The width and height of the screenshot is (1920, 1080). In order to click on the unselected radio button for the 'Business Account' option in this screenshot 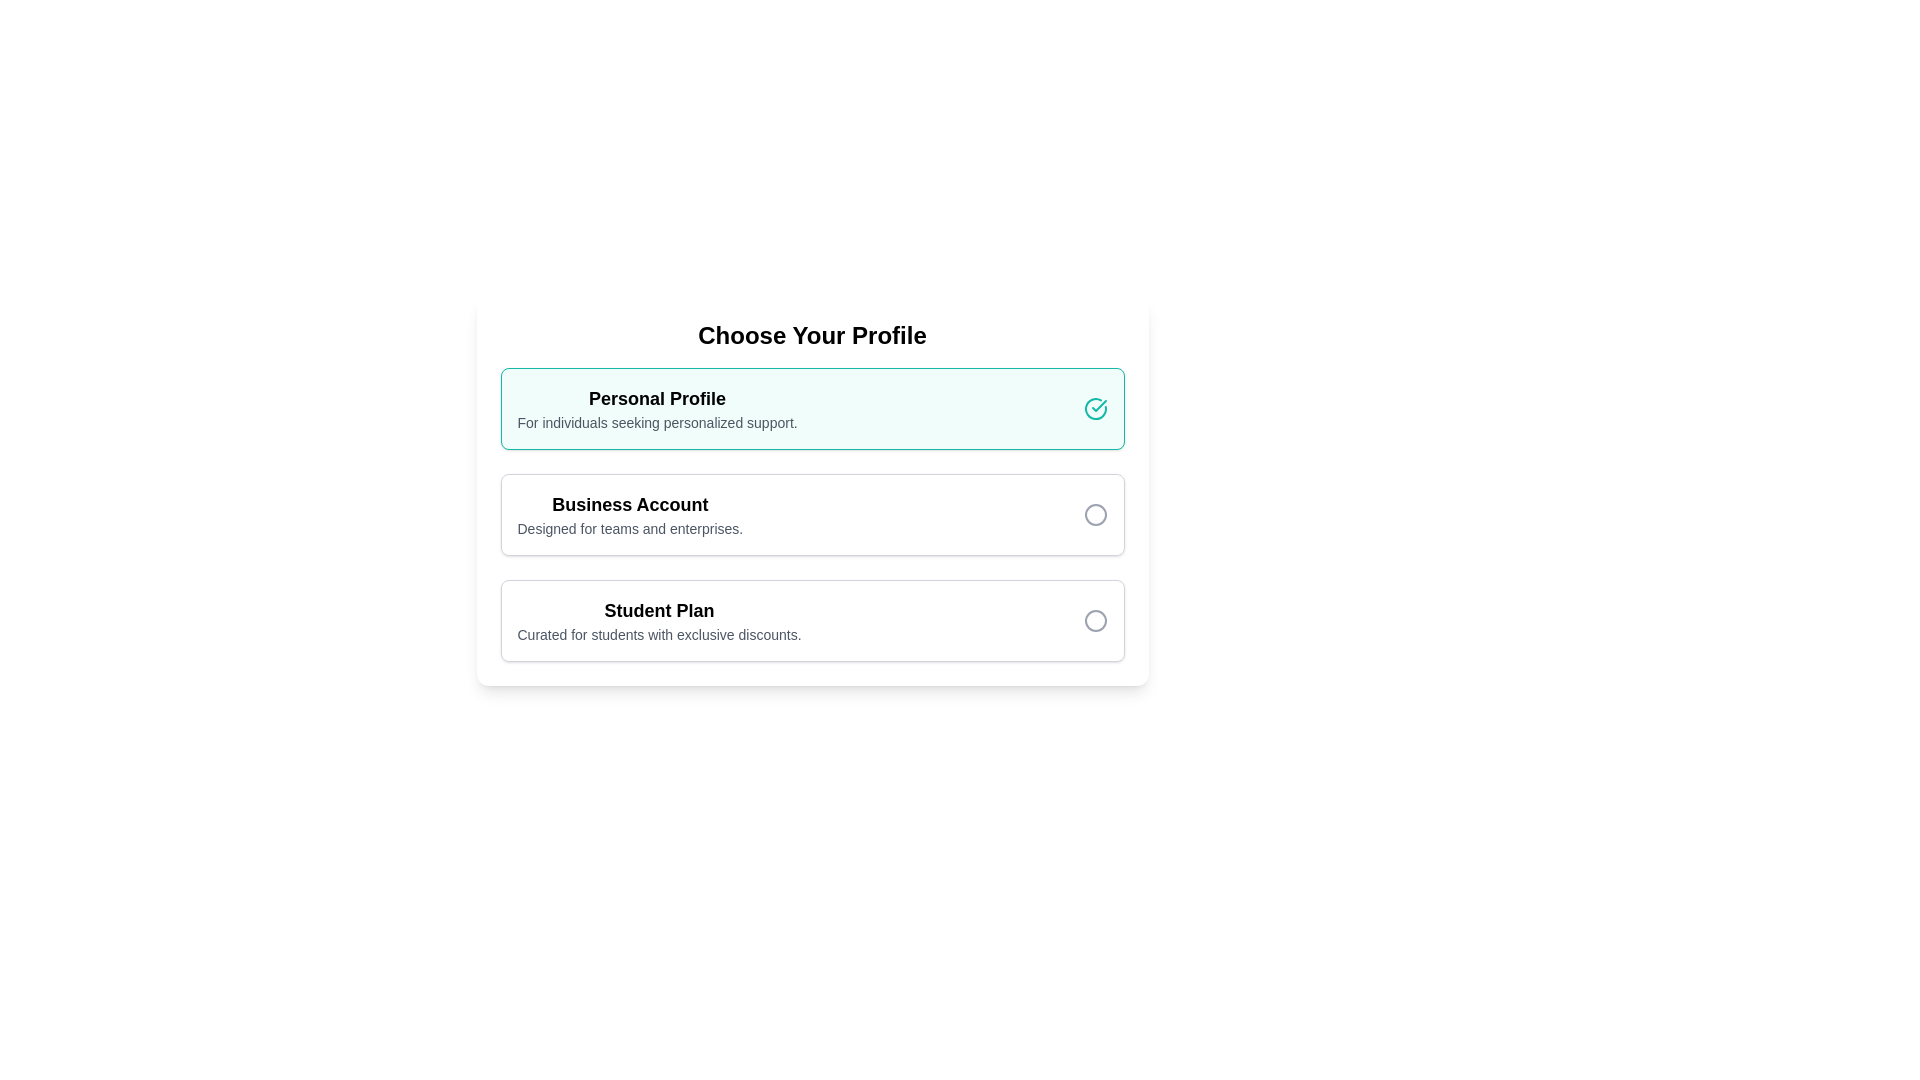, I will do `click(1094, 514)`.